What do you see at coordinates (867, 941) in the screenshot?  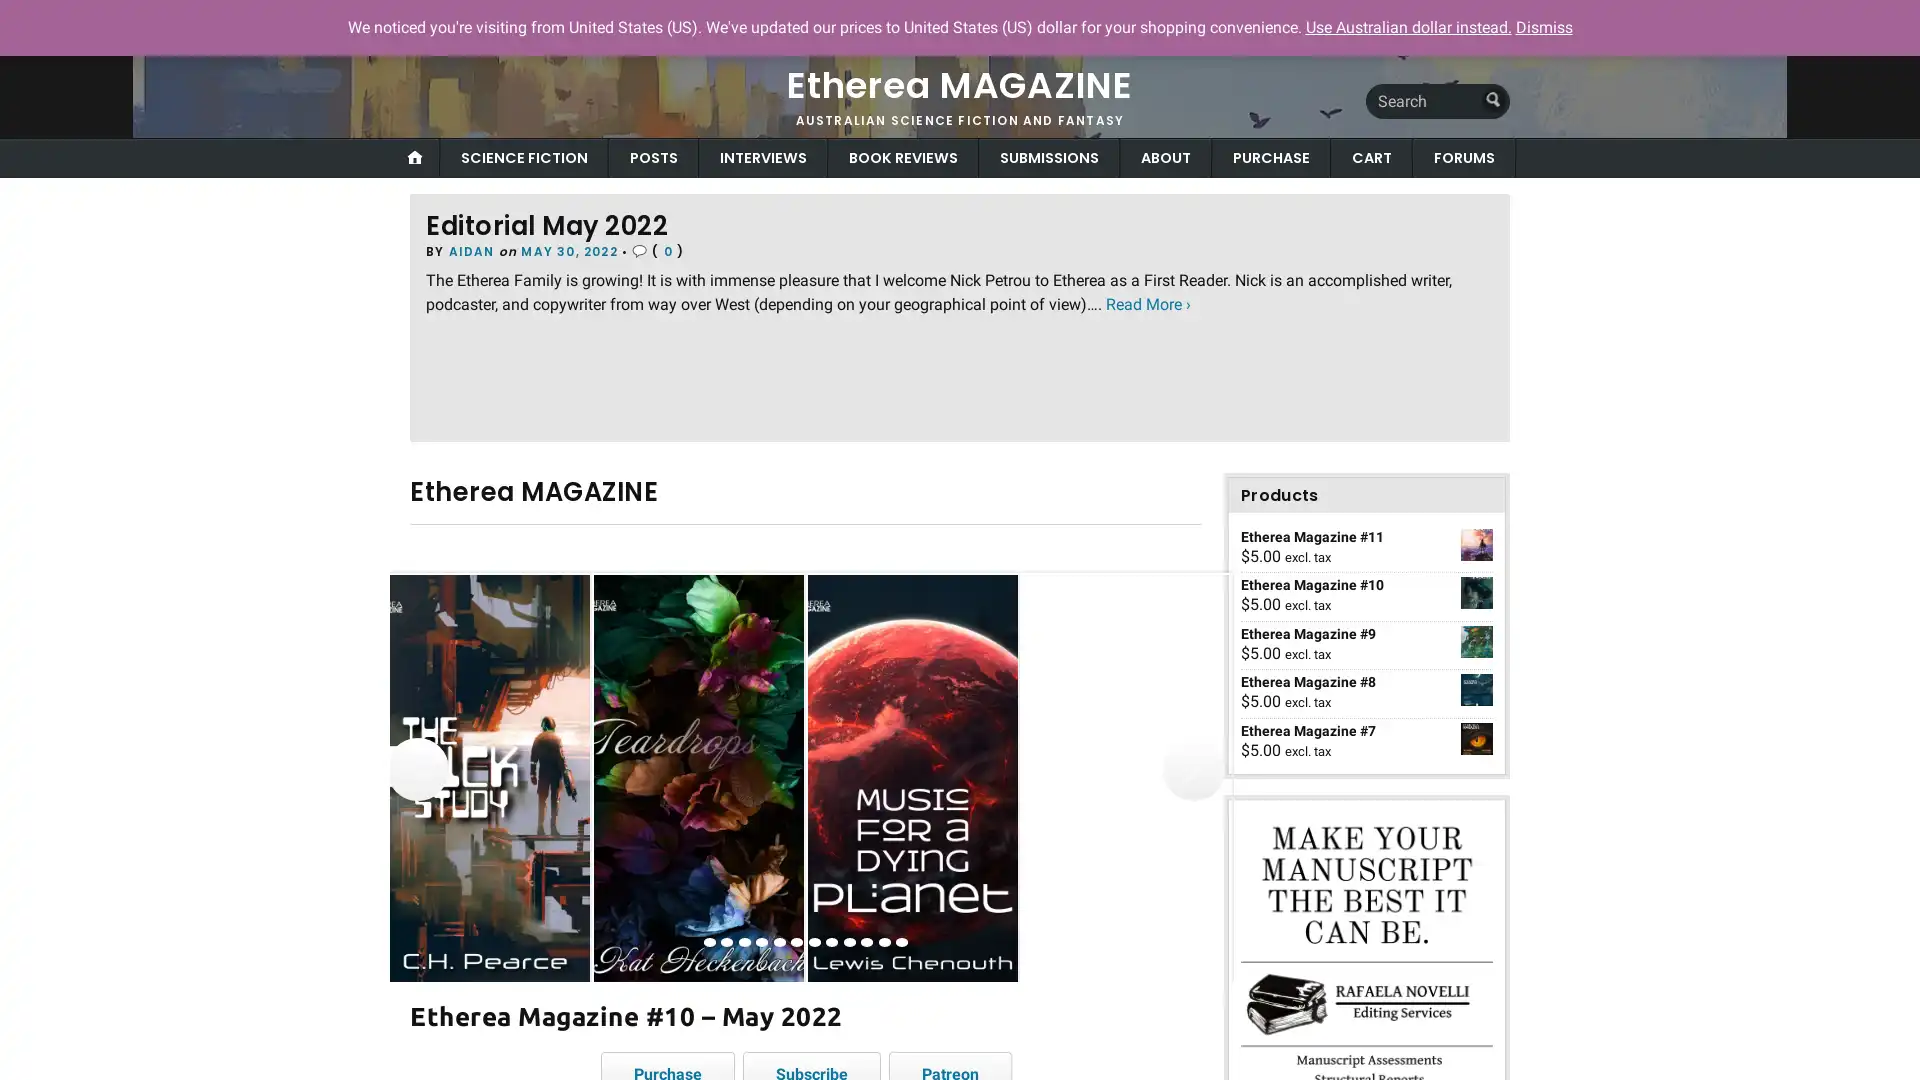 I see `view image 10 of 12 in carousel` at bounding box center [867, 941].